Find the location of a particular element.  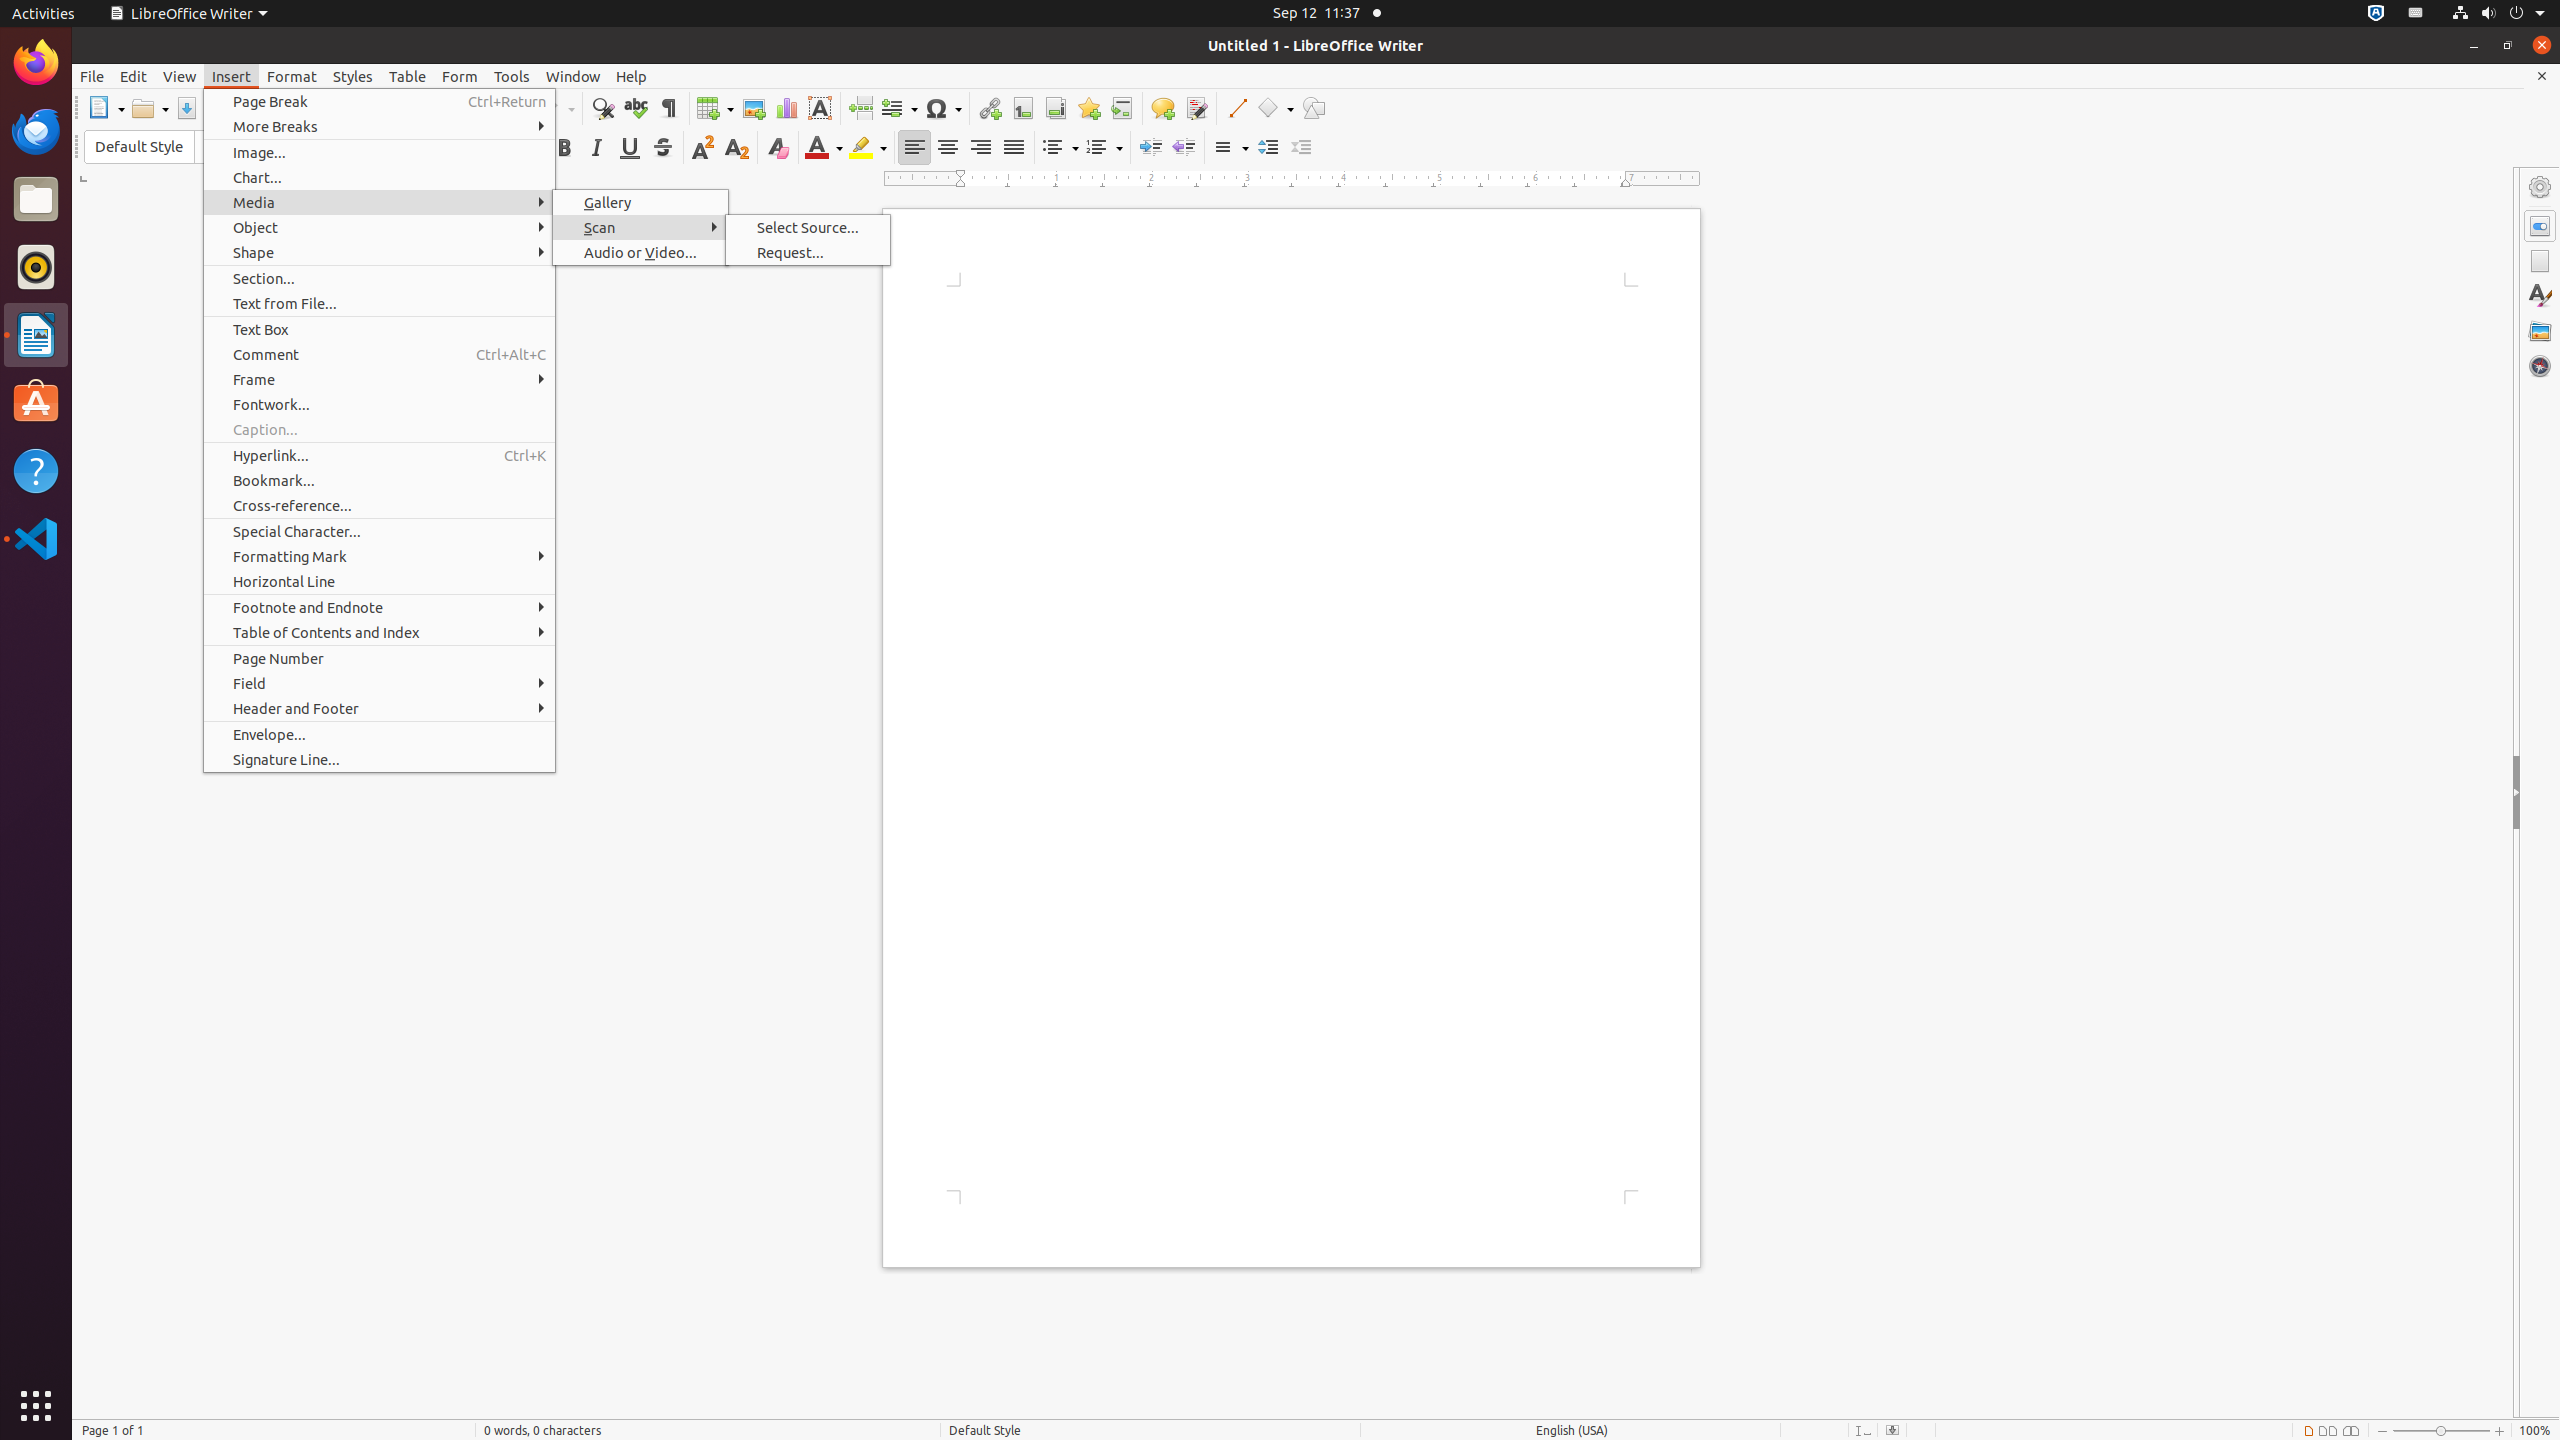

'Italic' is located at coordinates (595, 146).